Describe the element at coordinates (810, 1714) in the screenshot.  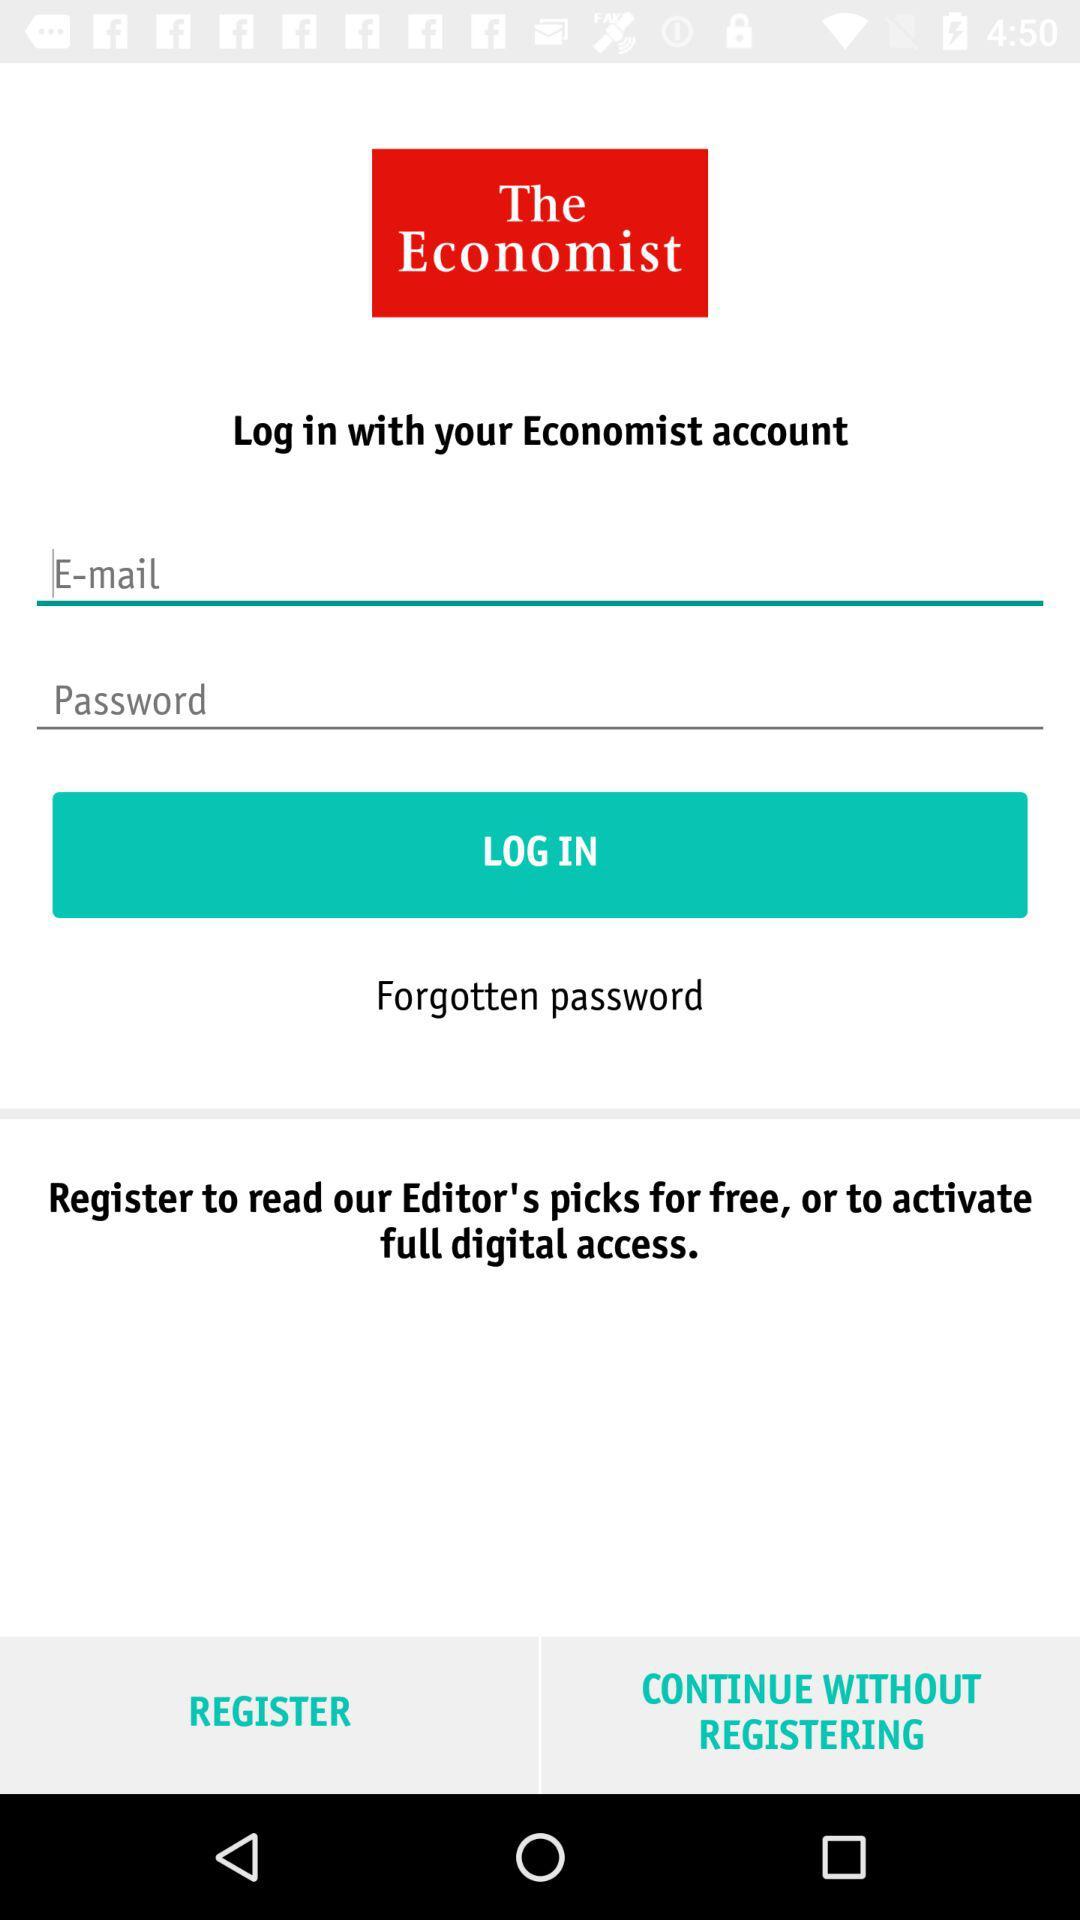
I see `continue without registering at the bottom right corner` at that location.